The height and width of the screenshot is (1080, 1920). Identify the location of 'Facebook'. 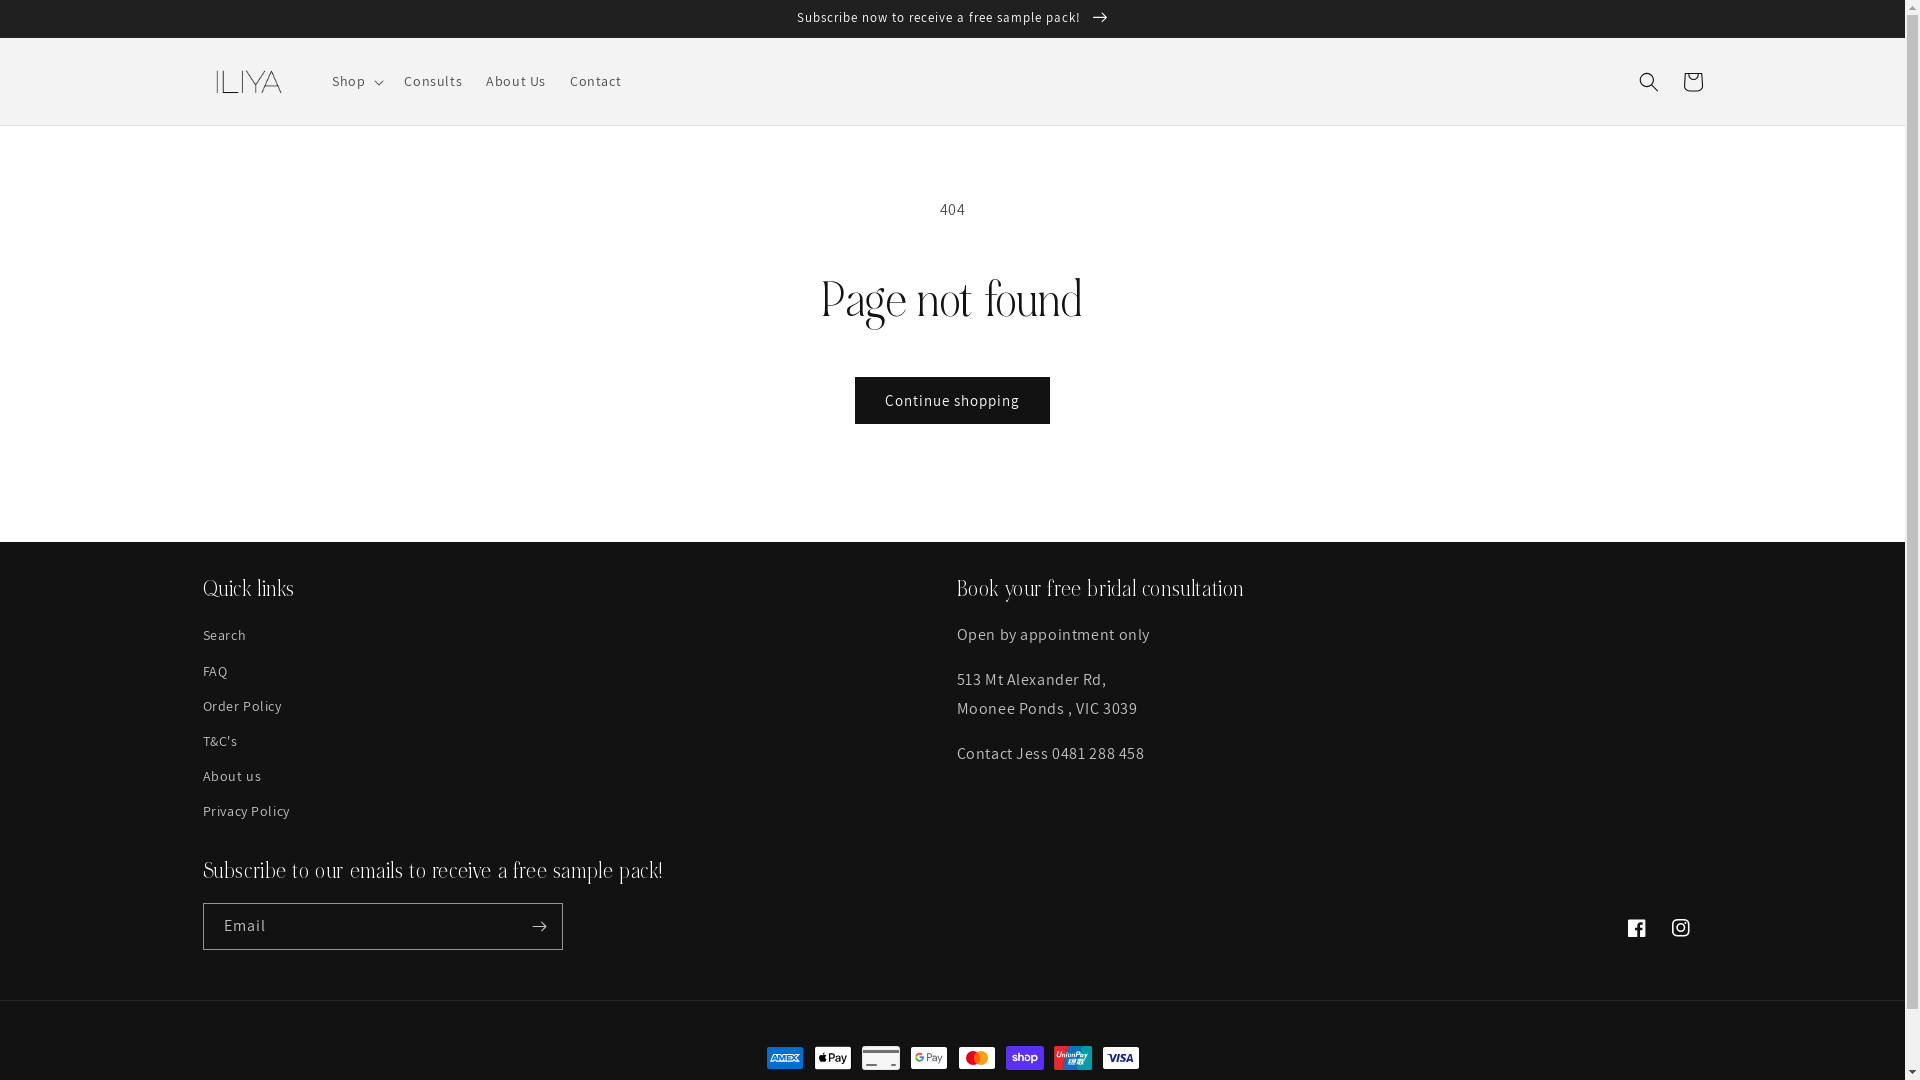
(1636, 928).